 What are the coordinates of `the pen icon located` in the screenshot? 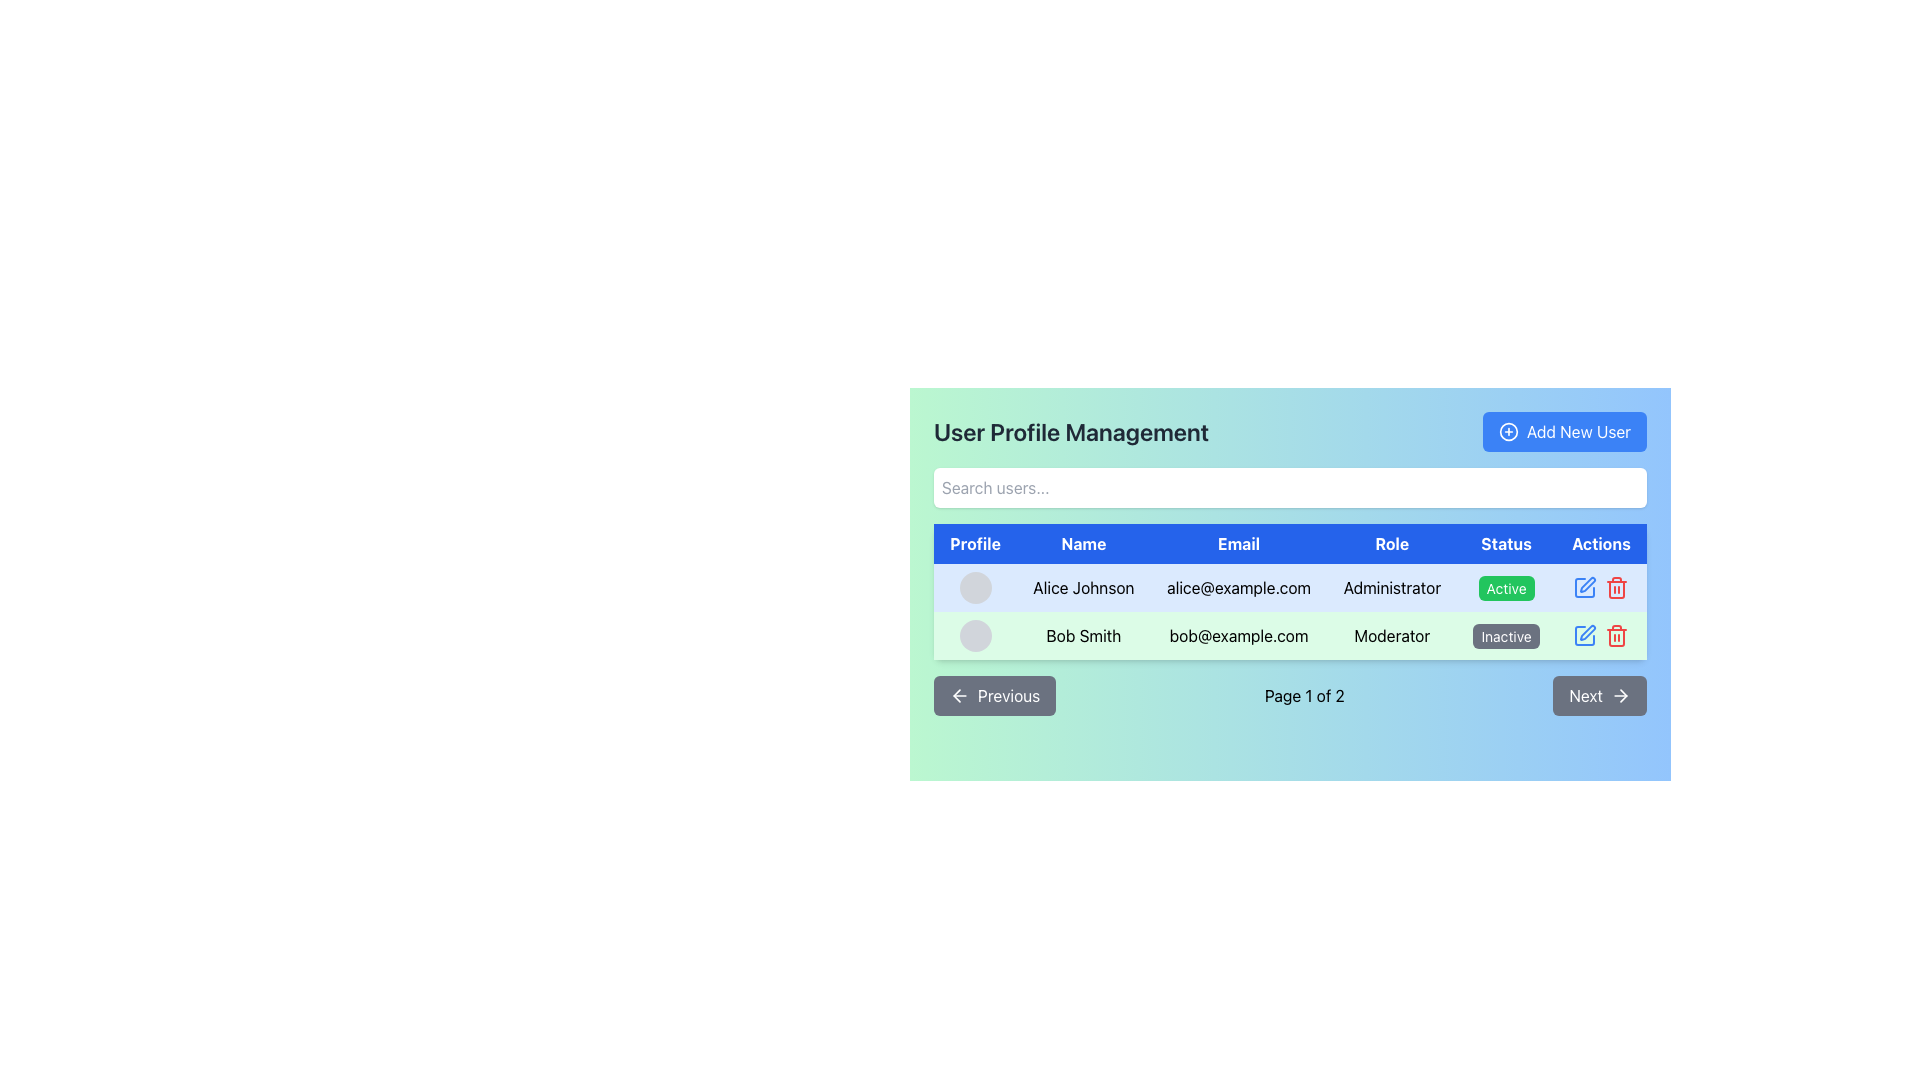 It's located at (1587, 585).